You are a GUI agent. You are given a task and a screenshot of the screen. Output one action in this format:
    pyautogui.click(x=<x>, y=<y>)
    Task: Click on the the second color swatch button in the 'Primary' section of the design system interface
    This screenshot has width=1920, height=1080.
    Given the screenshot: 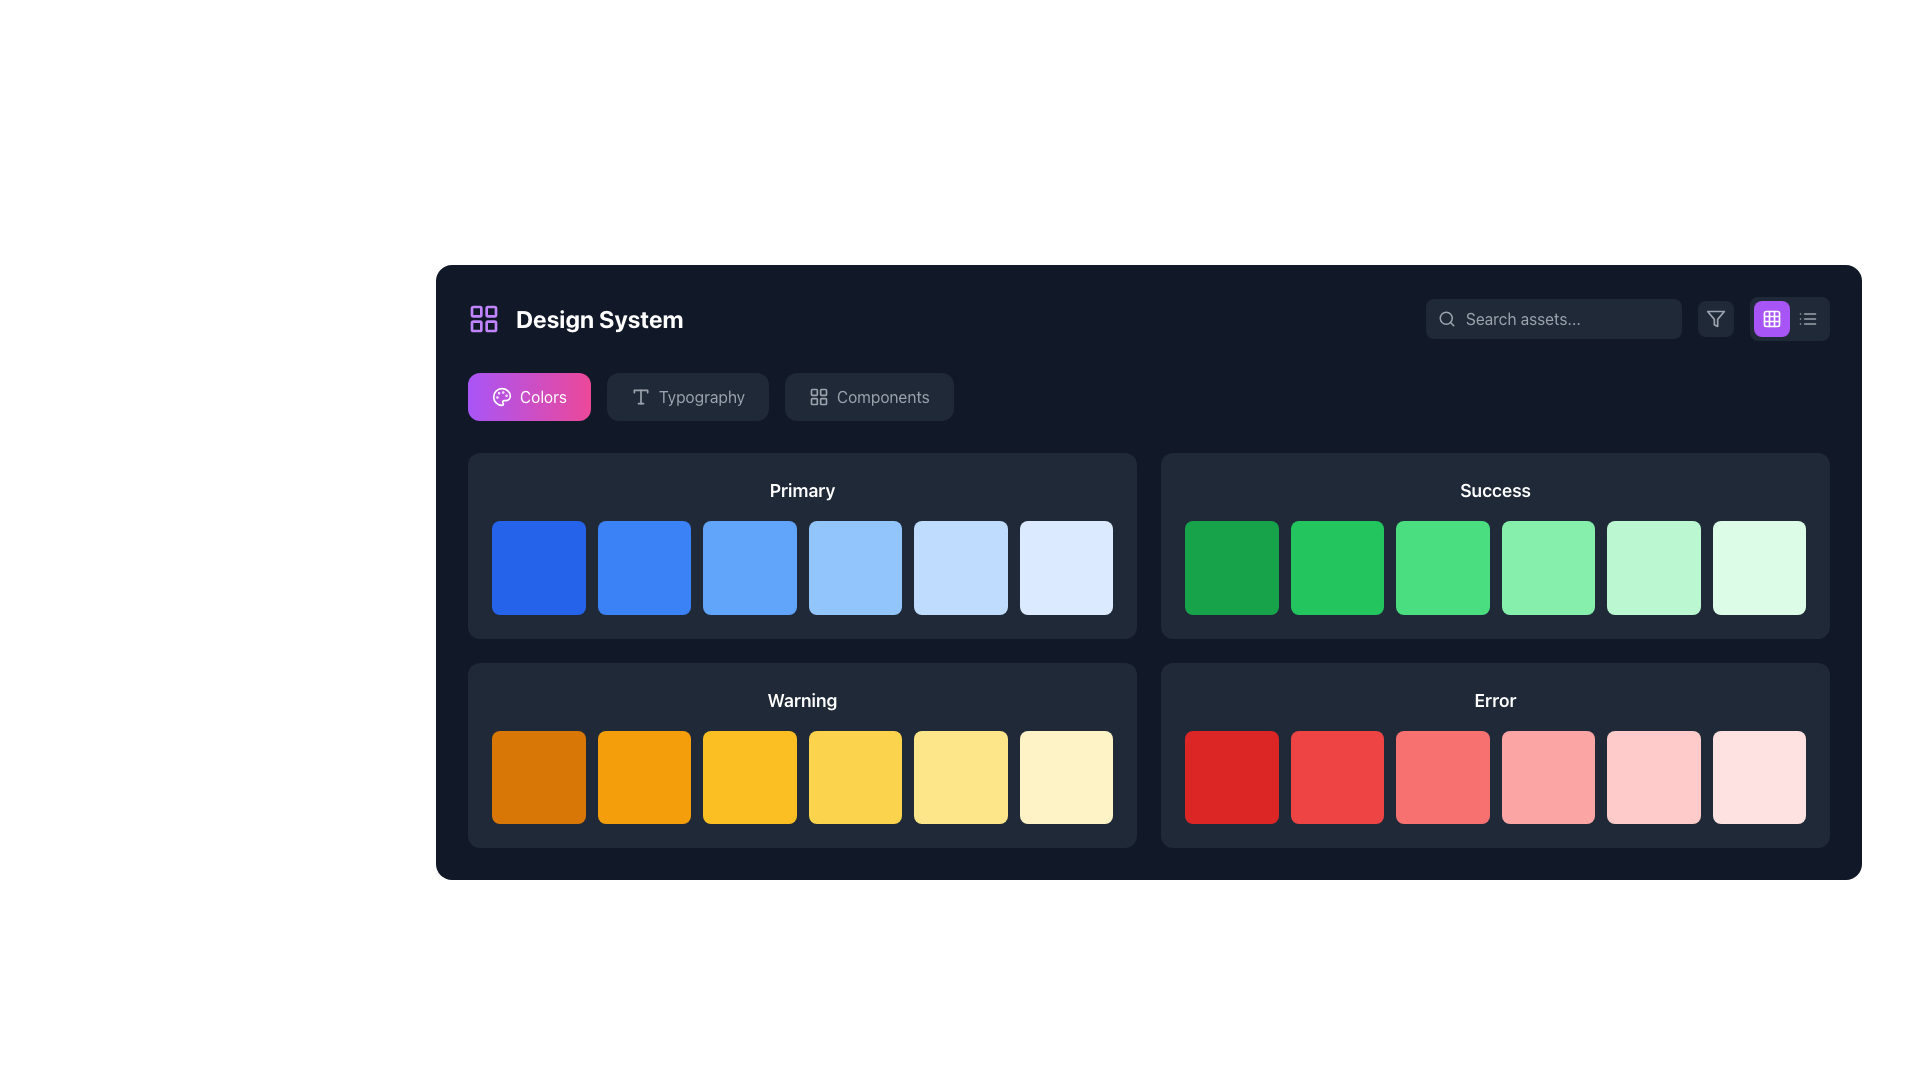 What is the action you would take?
    pyautogui.click(x=644, y=567)
    